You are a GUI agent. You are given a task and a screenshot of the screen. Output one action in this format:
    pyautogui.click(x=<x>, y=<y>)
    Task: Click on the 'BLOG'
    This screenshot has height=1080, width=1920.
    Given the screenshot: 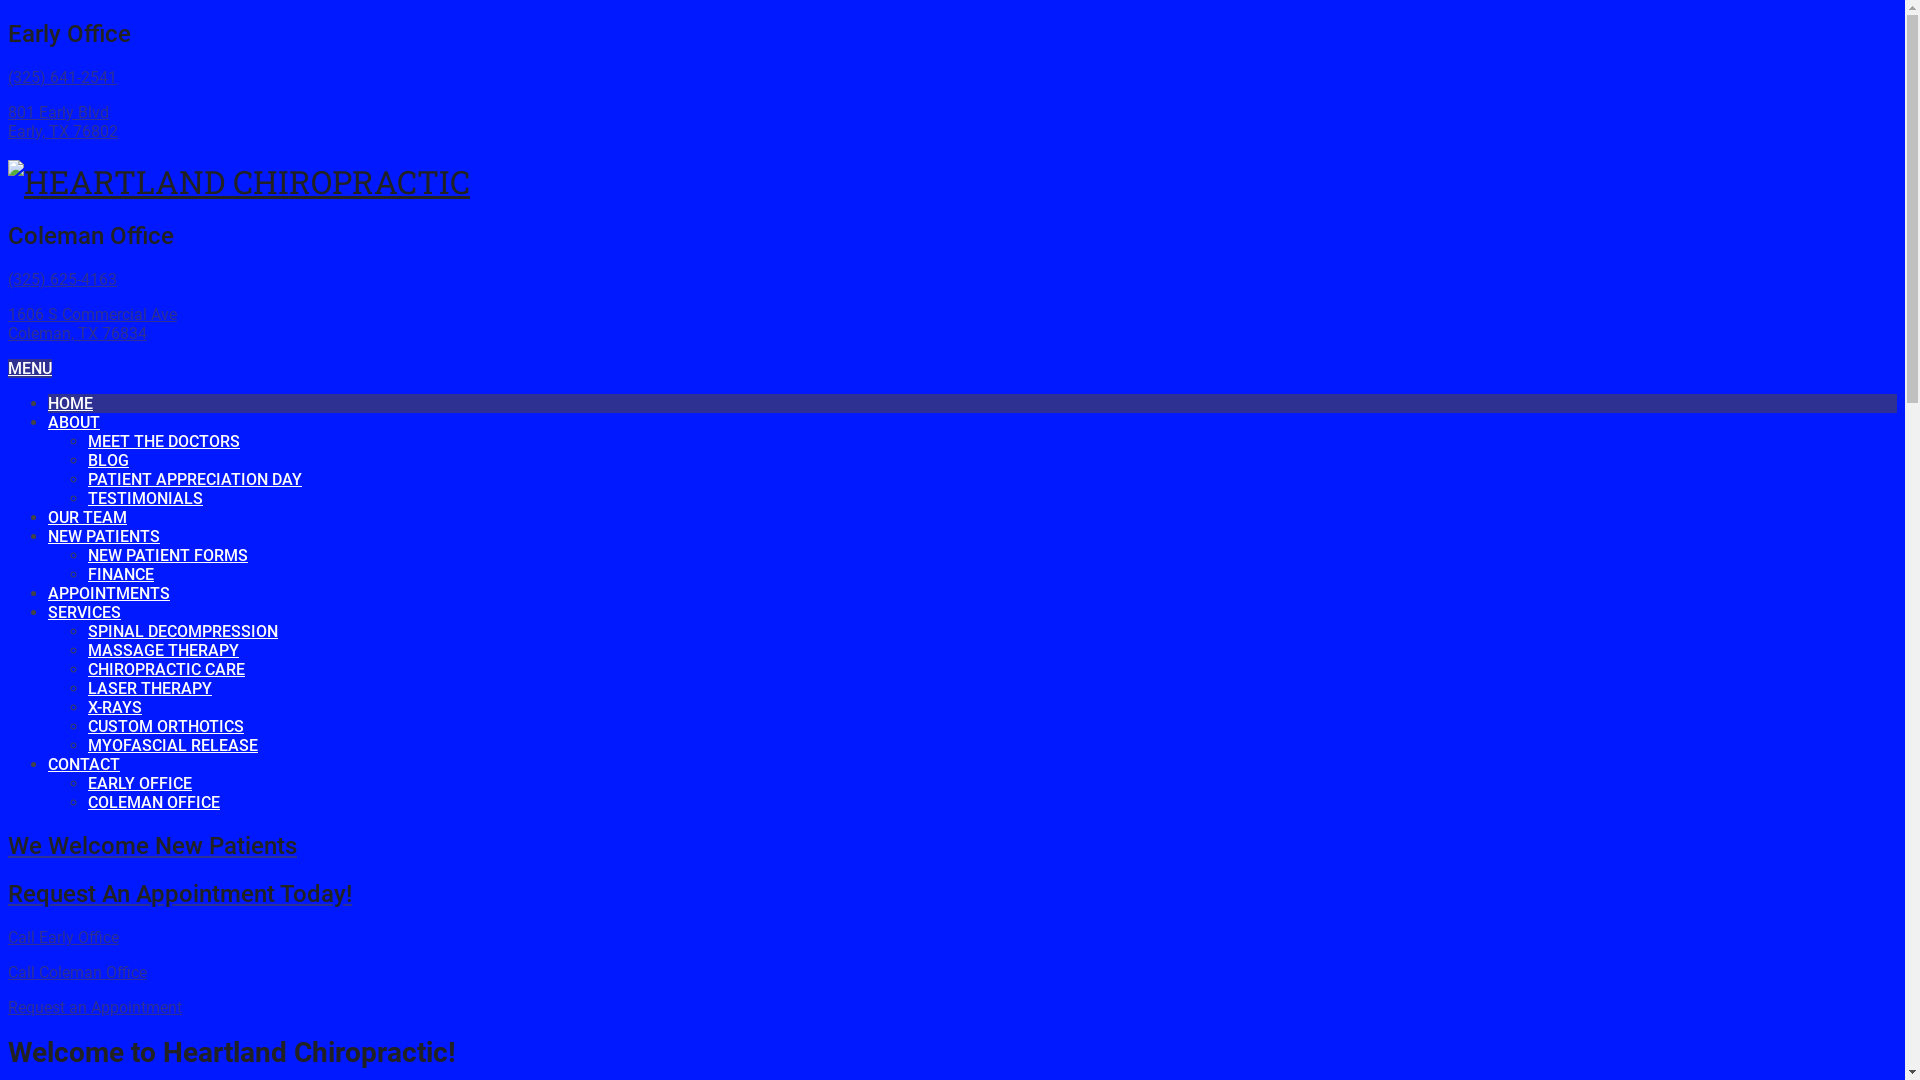 What is the action you would take?
    pyautogui.click(x=107, y=460)
    